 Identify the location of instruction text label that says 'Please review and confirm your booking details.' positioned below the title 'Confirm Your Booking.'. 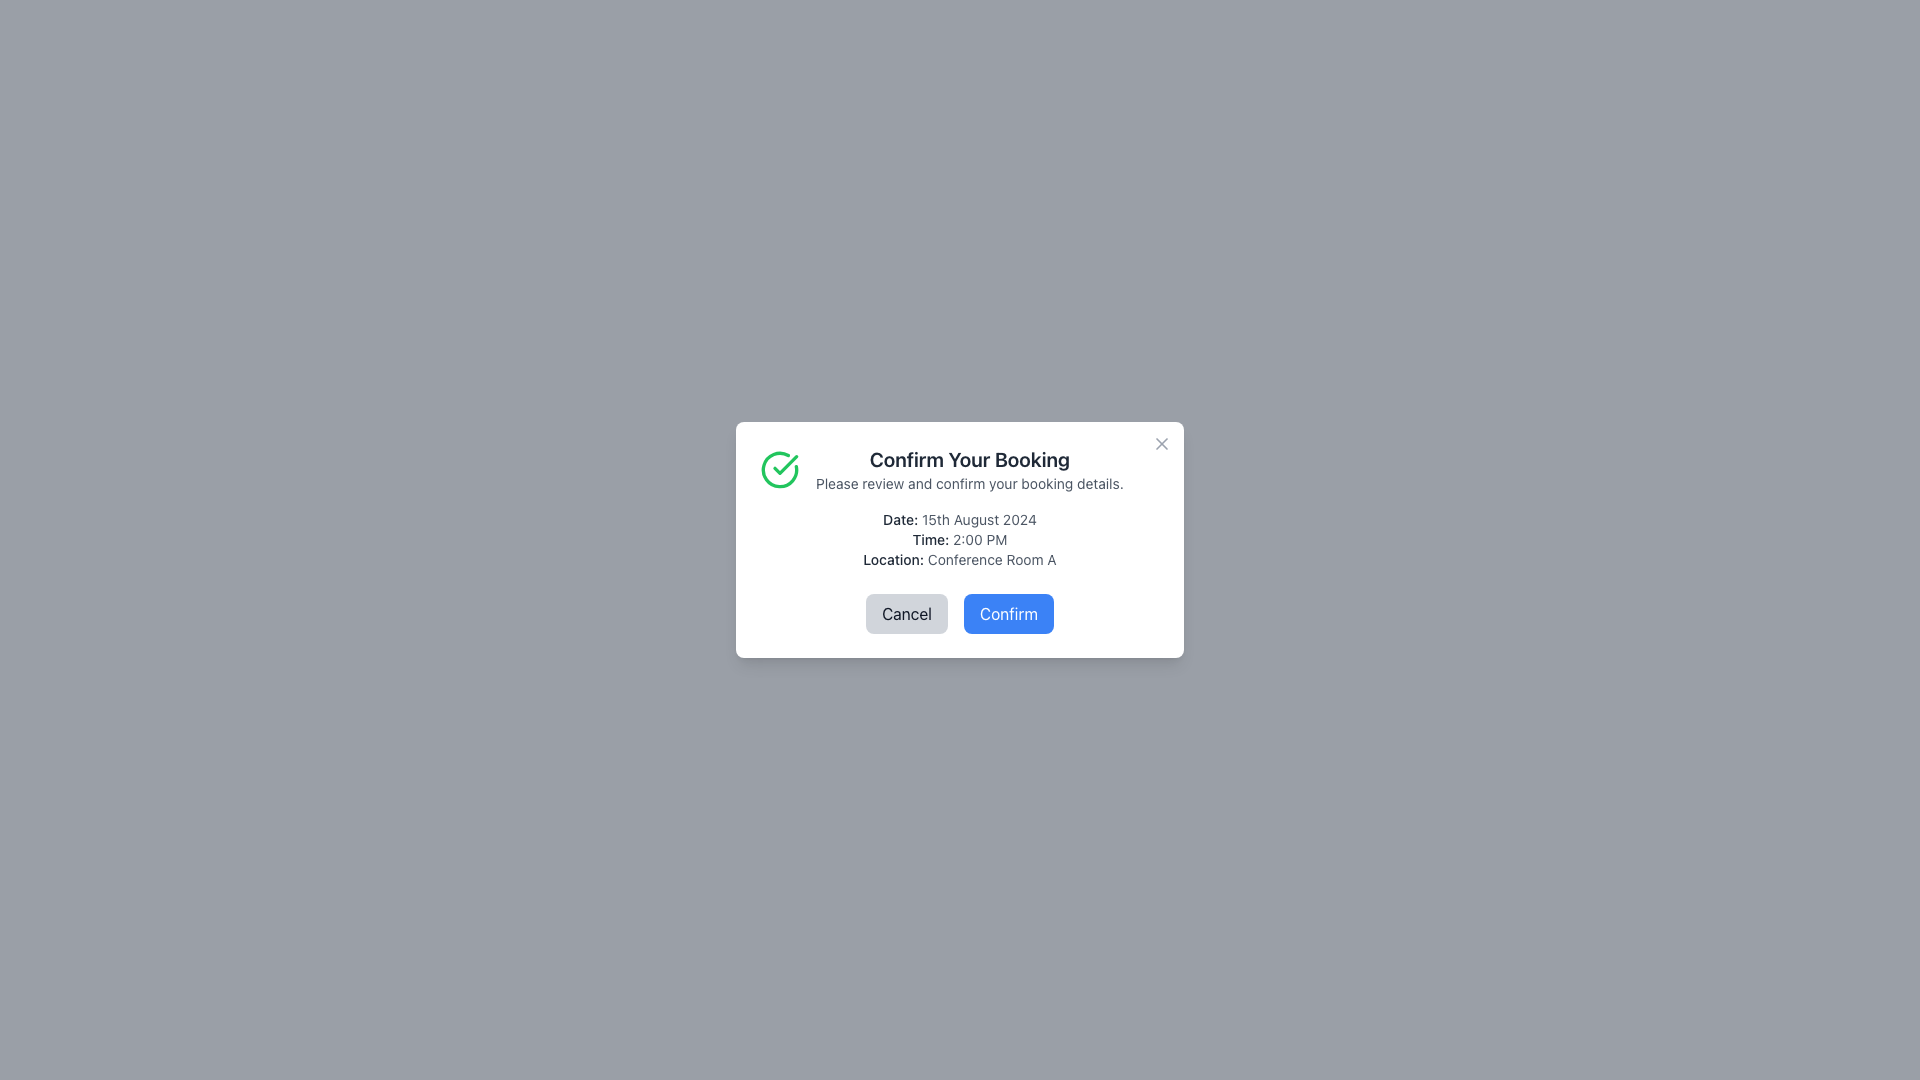
(969, 483).